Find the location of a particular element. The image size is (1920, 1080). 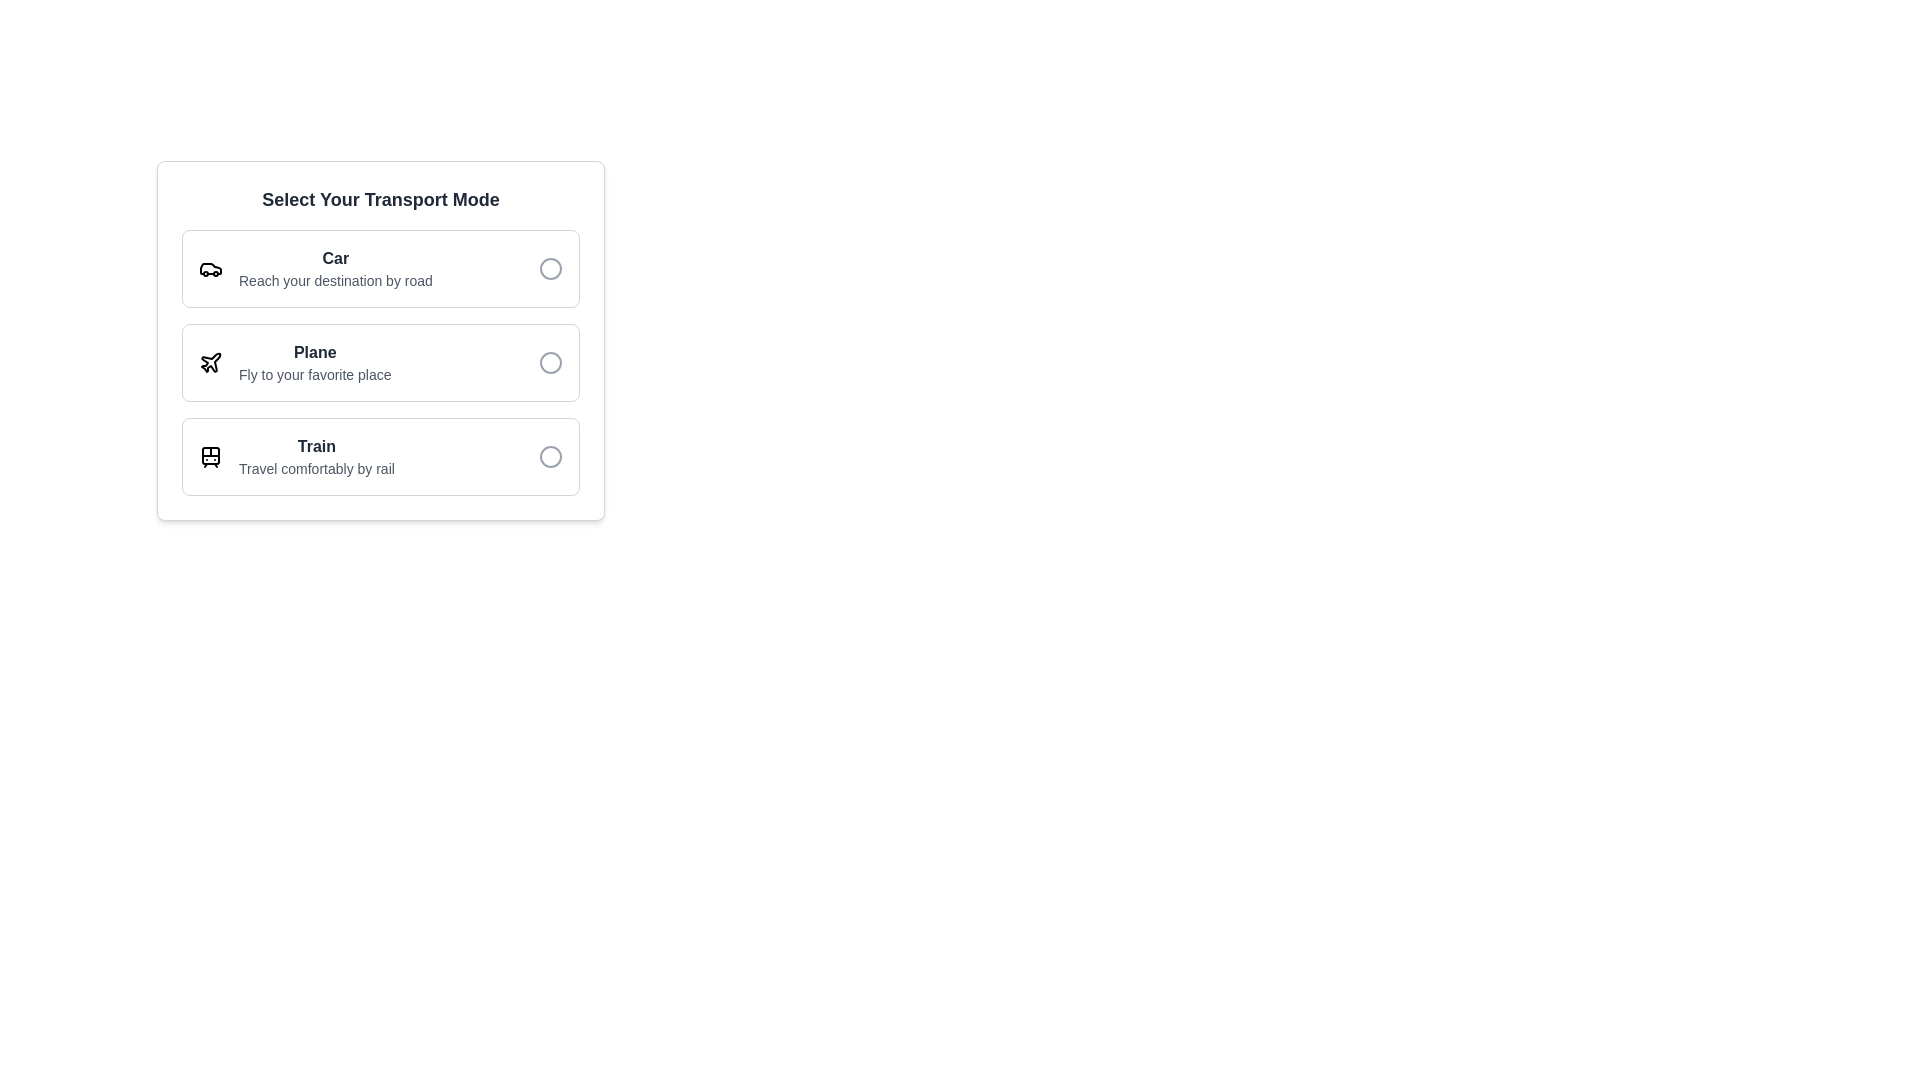

the 'Train' transport mode label, which is located in the third option block of the vertically-stacked selection interface for transport modes, positioned below 'Car' and 'Plane' is located at coordinates (315, 446).